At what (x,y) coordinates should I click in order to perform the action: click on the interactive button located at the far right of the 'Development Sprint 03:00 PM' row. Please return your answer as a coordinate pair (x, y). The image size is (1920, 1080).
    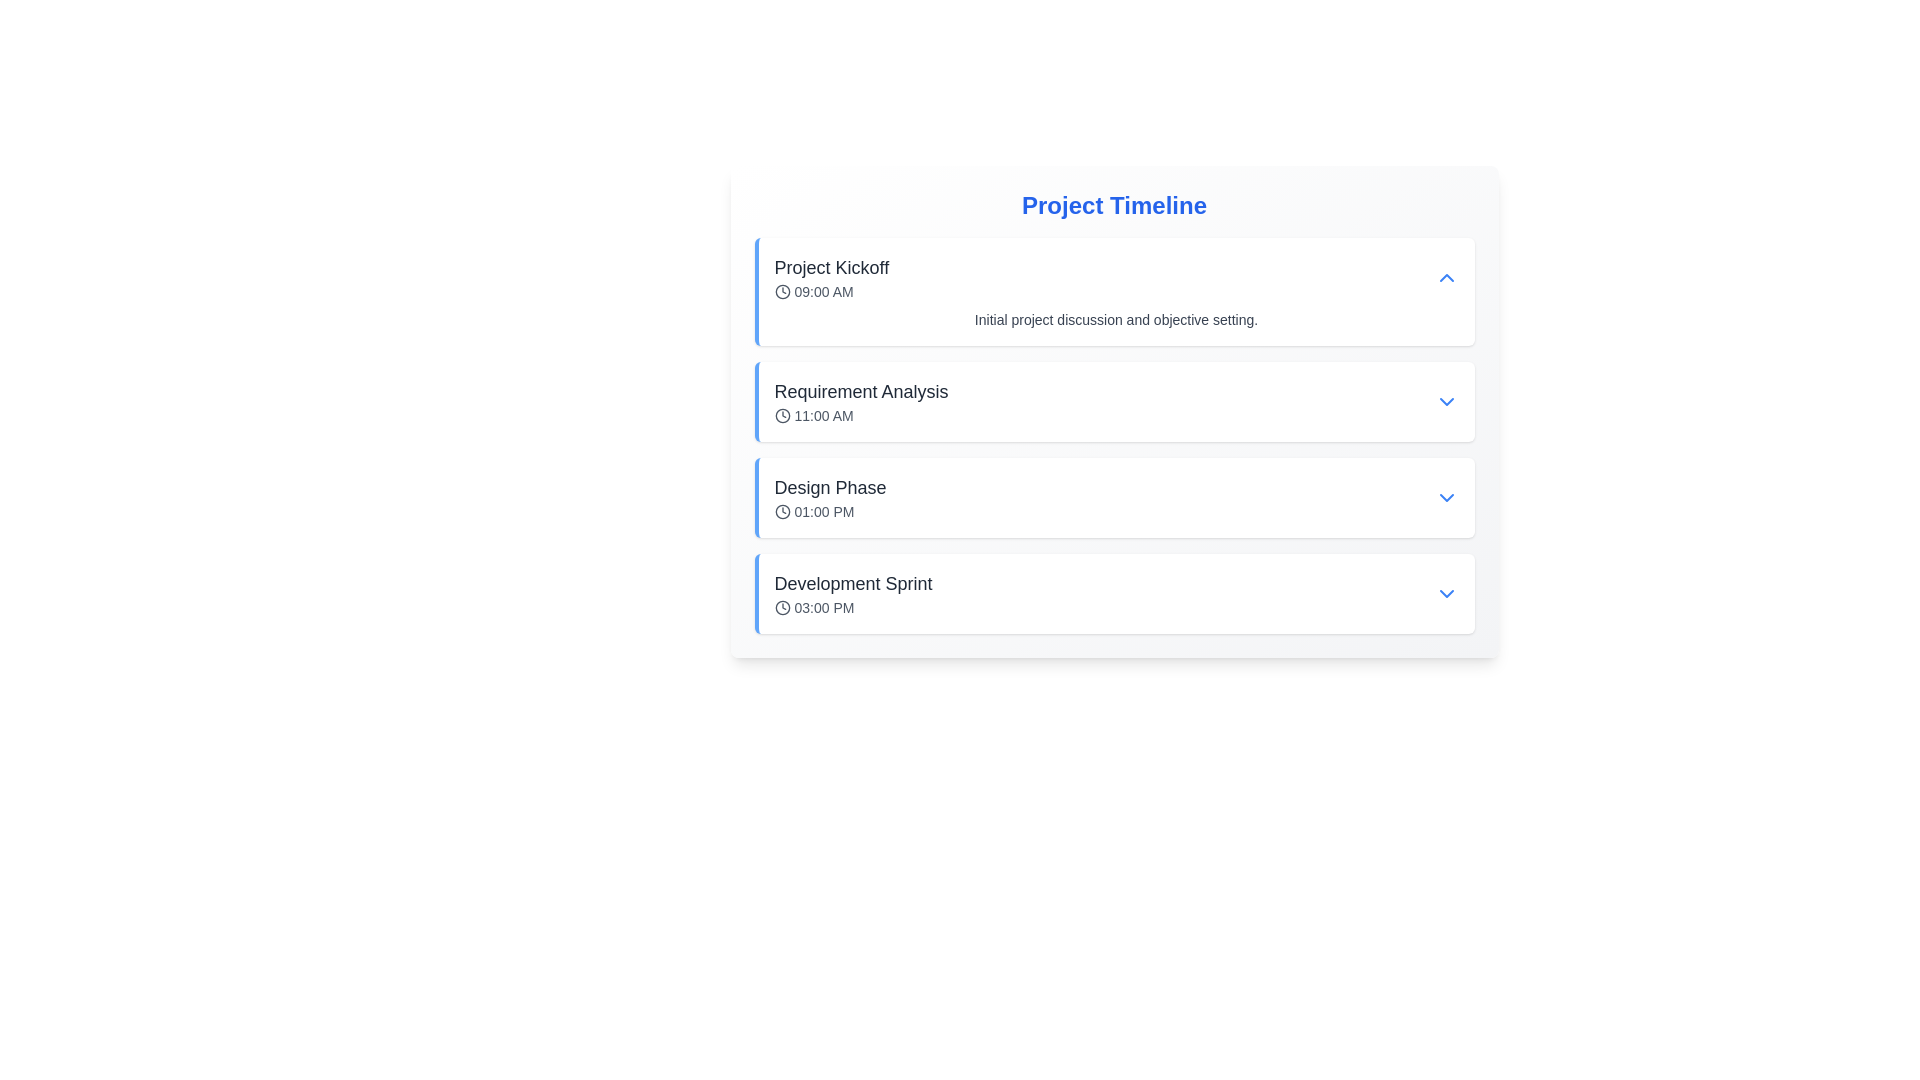
    Looking at the image, I should click on (1446, 593).